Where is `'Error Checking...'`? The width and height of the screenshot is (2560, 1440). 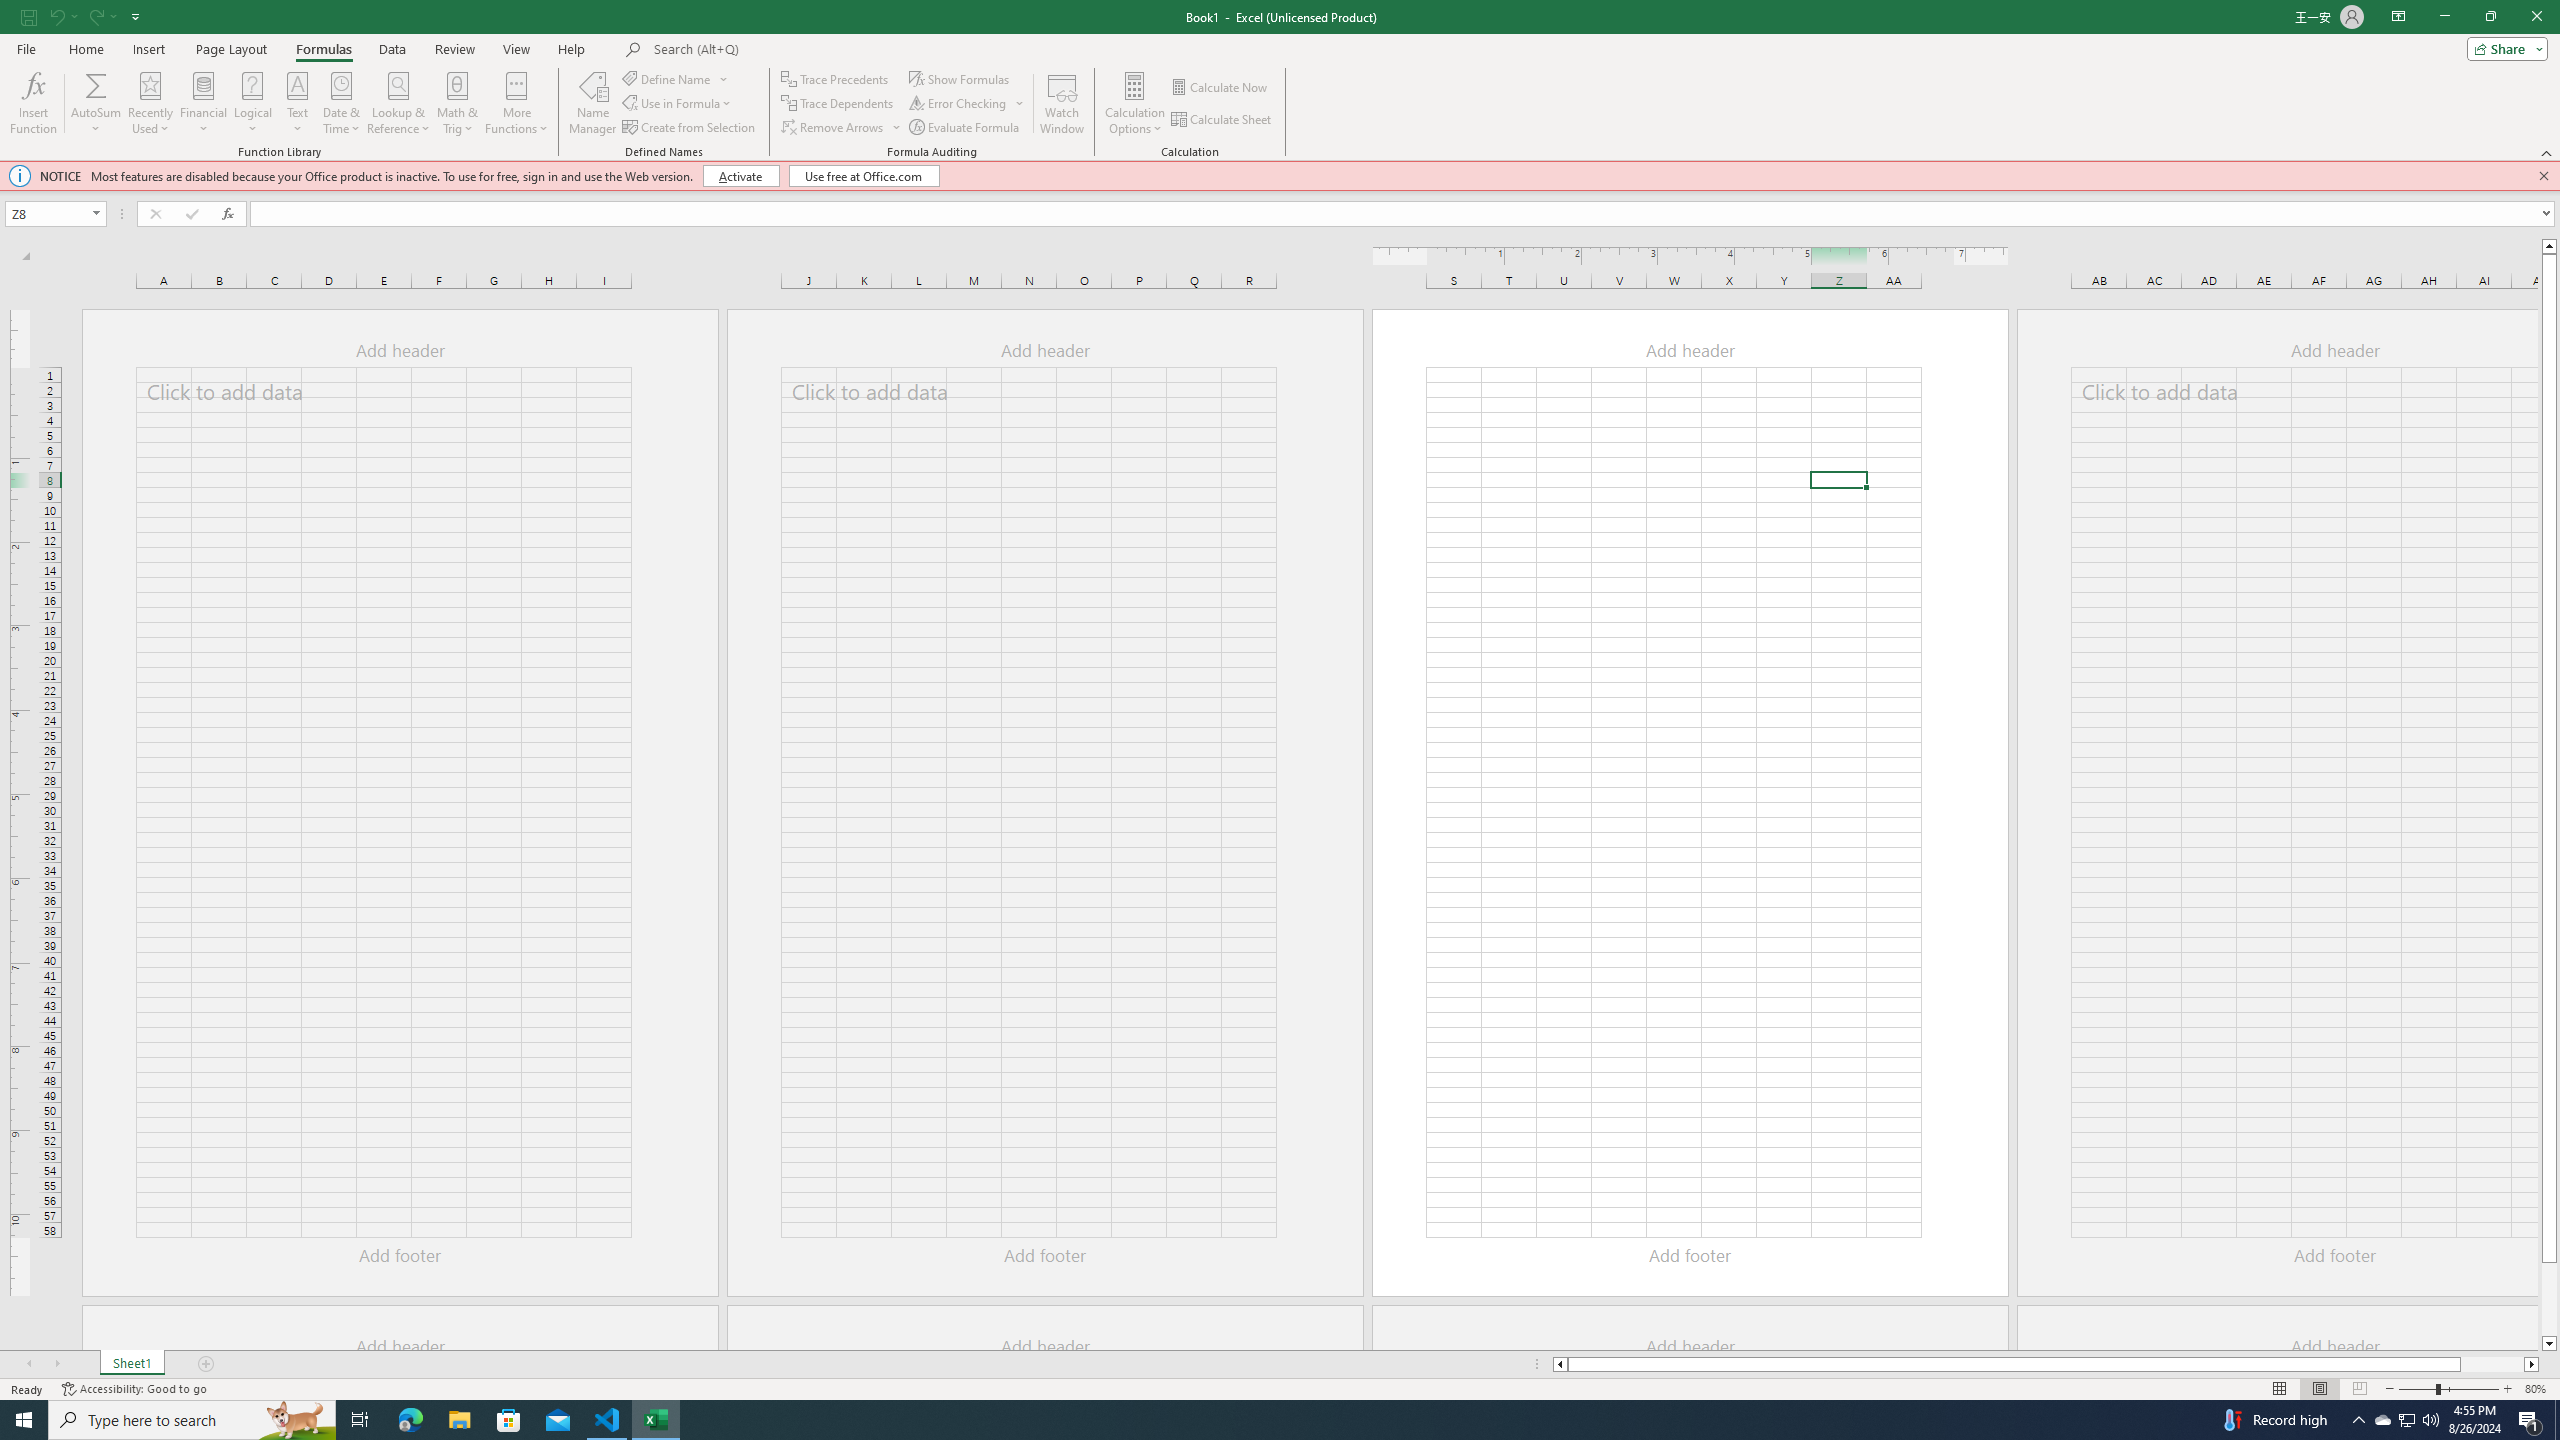
'Error Checking...' is located at coordinates (966, 103).